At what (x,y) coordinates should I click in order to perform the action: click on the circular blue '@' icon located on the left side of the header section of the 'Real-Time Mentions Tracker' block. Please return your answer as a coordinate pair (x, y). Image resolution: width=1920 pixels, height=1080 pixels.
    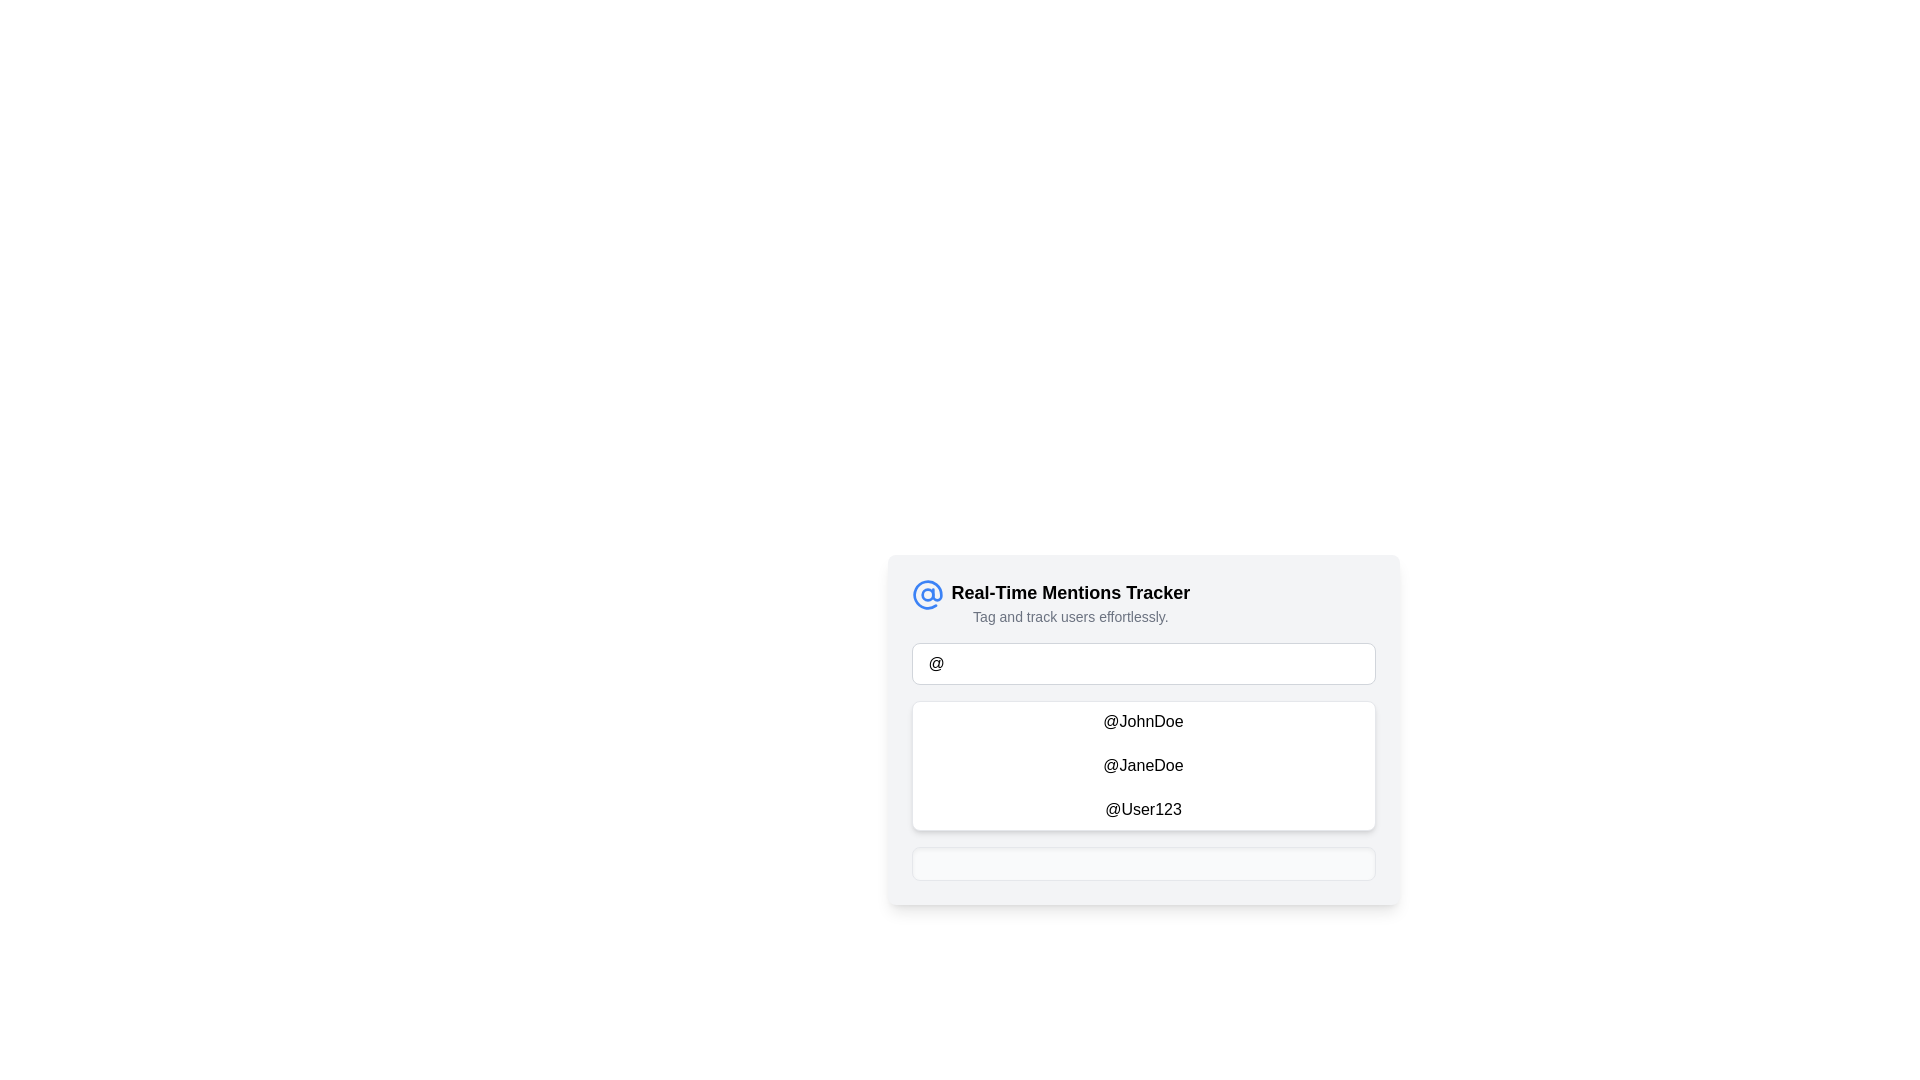
    Looking at the image, I should click on (926, 593).